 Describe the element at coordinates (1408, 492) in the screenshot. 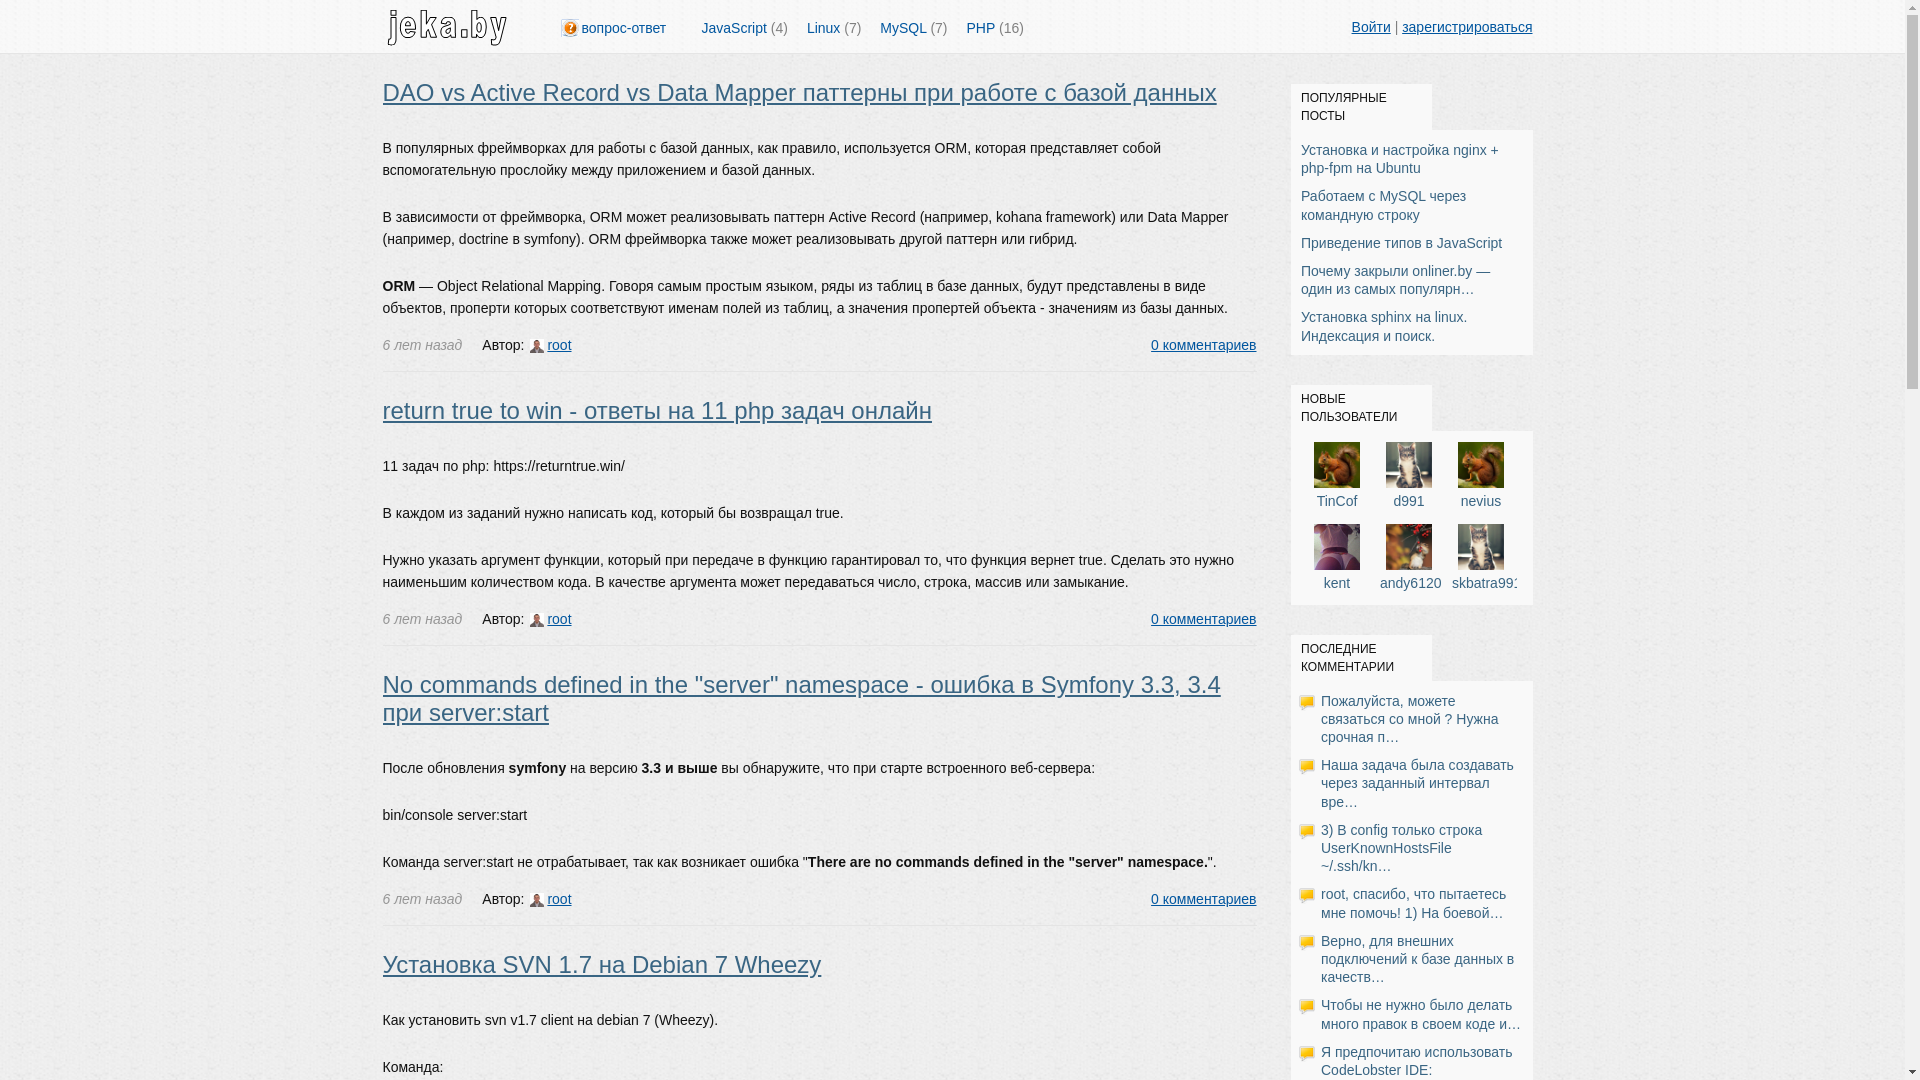

I see `'d991'` at that location.